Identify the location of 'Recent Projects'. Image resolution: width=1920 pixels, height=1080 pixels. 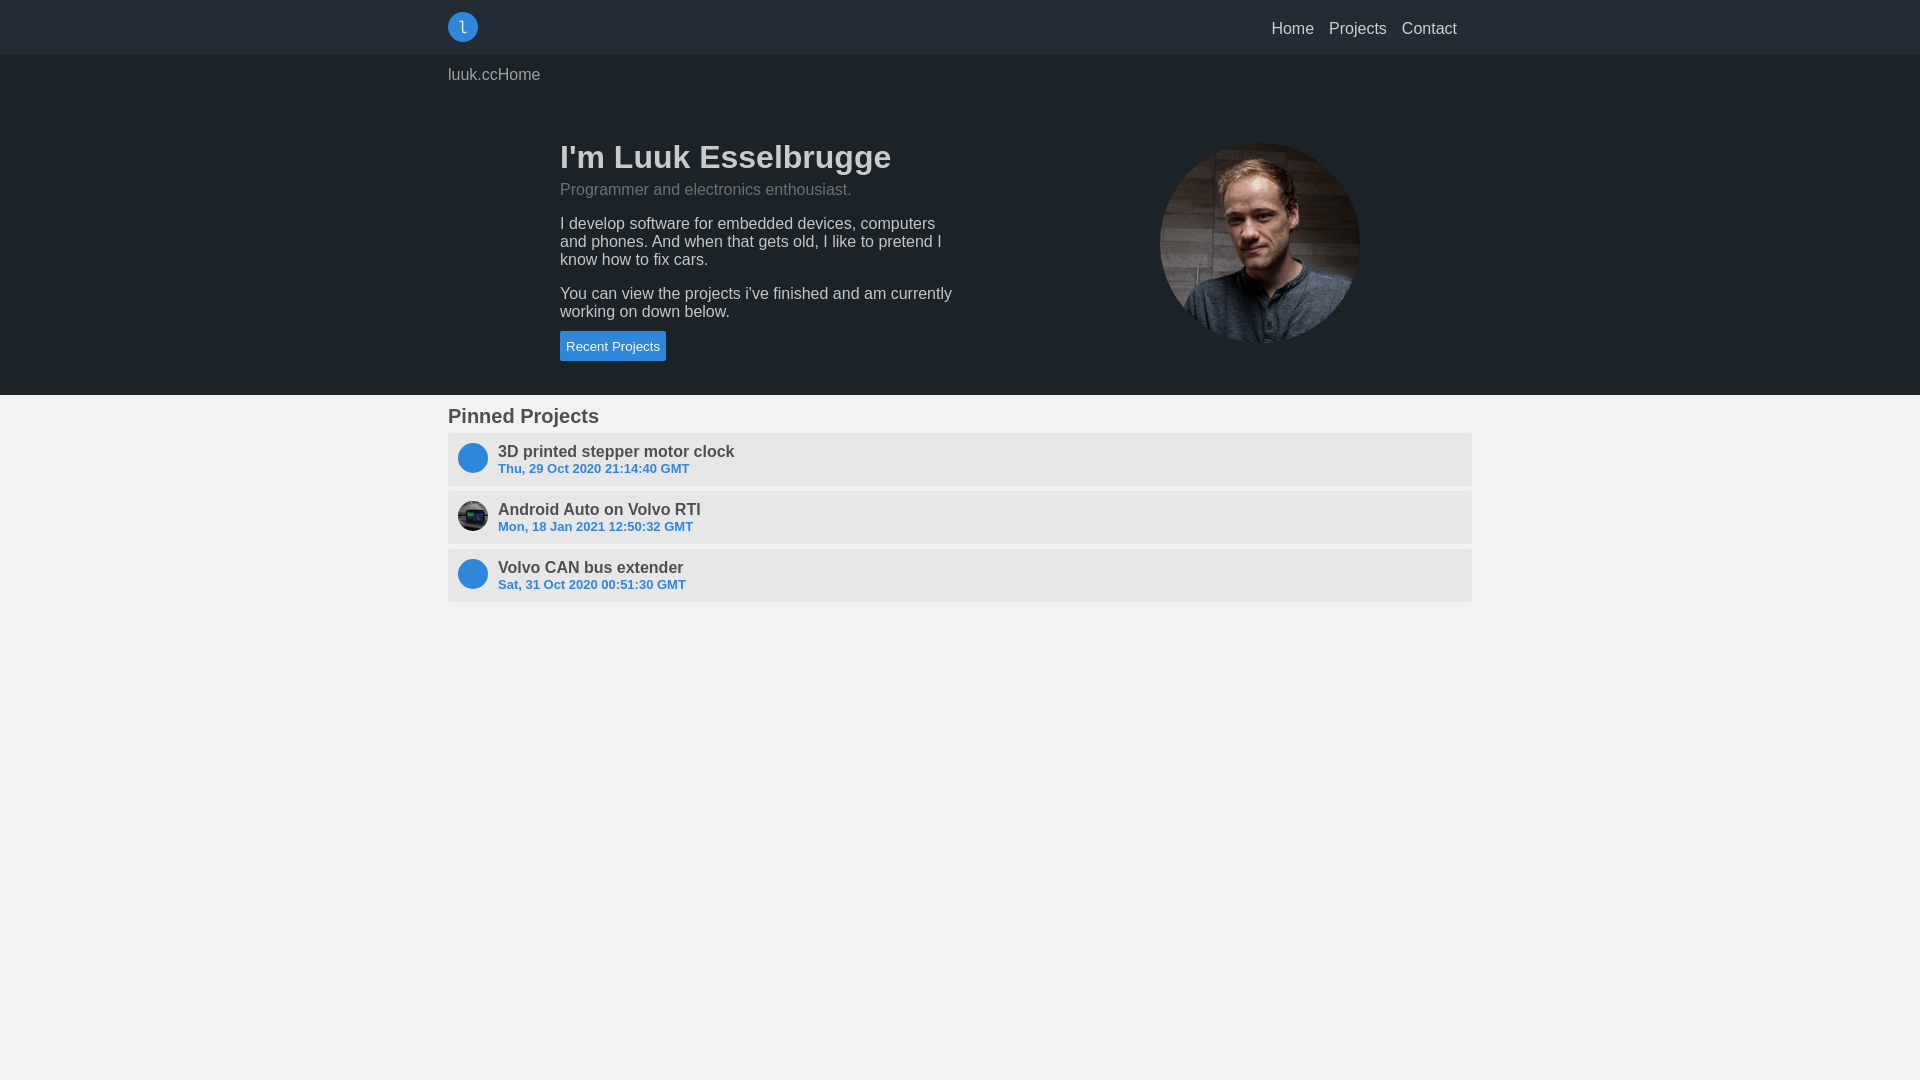
(612, 345).